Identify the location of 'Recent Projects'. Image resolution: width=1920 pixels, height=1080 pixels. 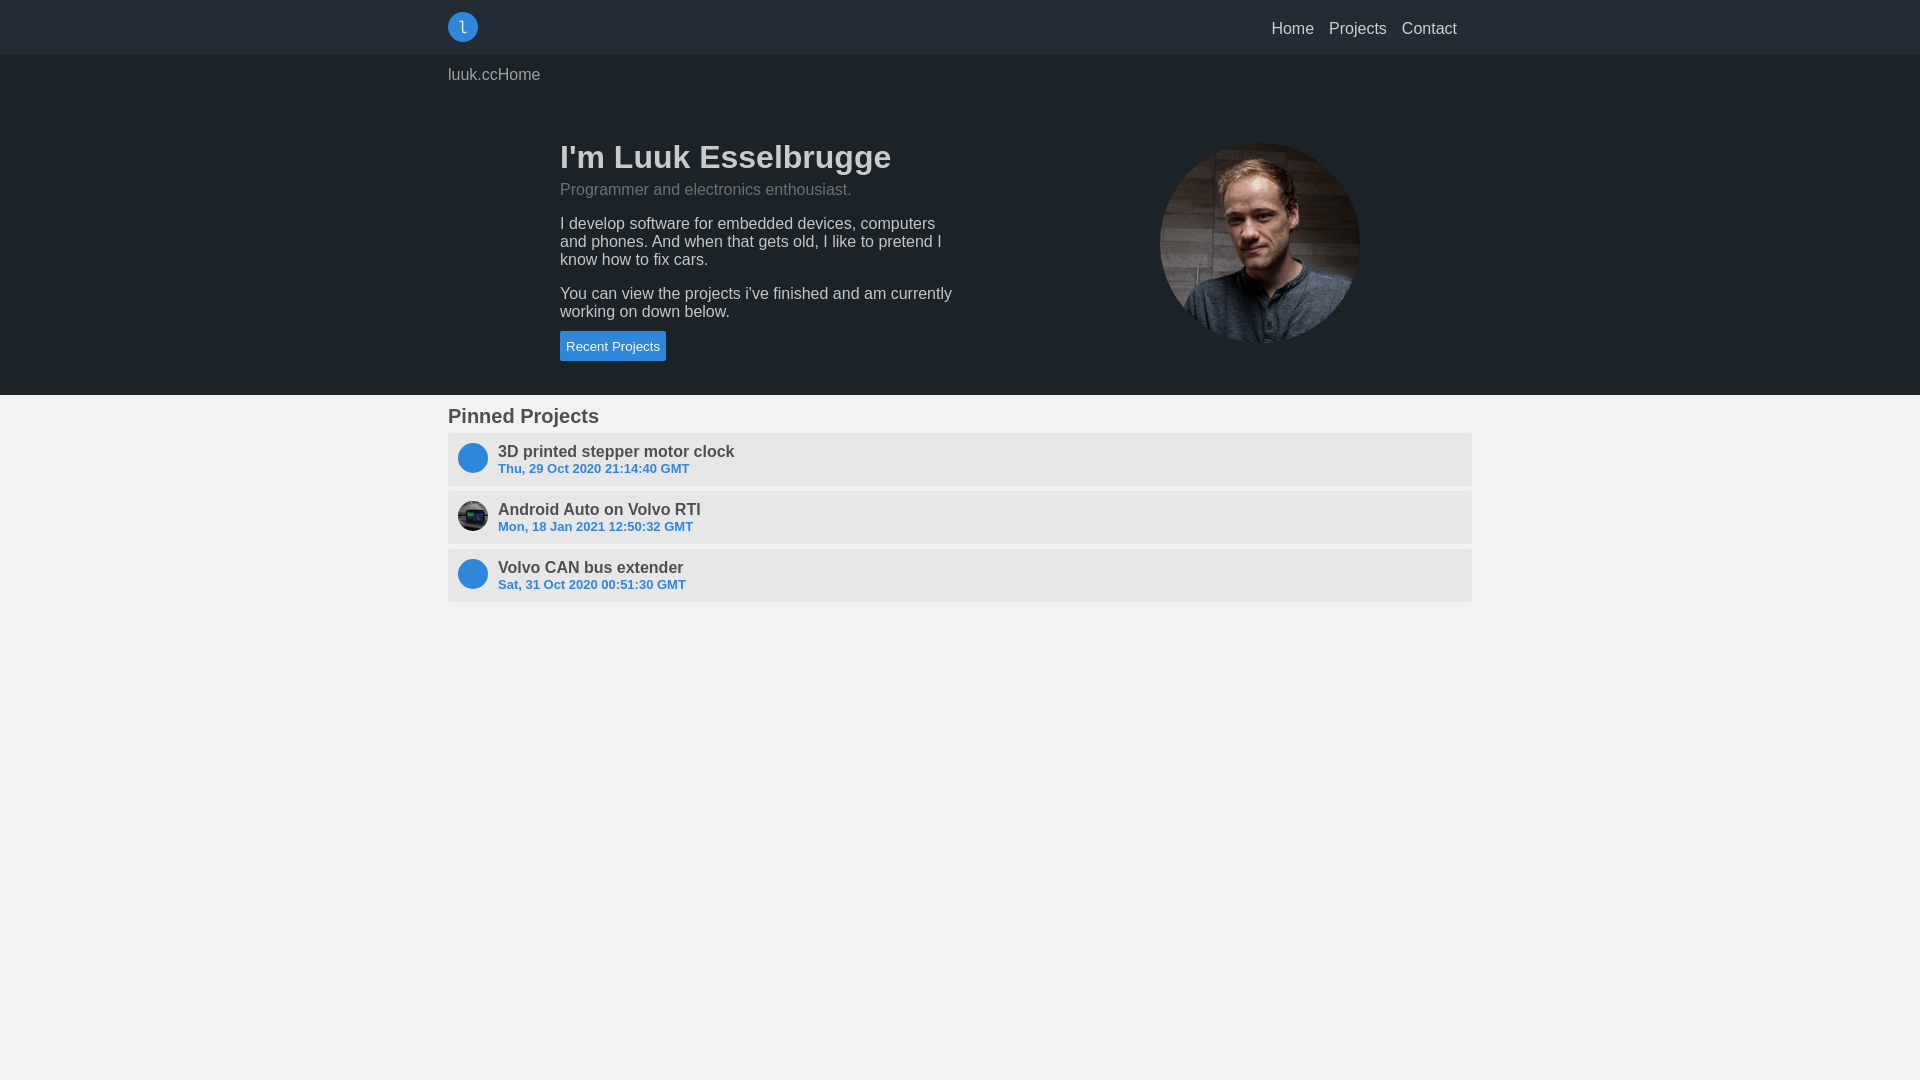
(612, 345).